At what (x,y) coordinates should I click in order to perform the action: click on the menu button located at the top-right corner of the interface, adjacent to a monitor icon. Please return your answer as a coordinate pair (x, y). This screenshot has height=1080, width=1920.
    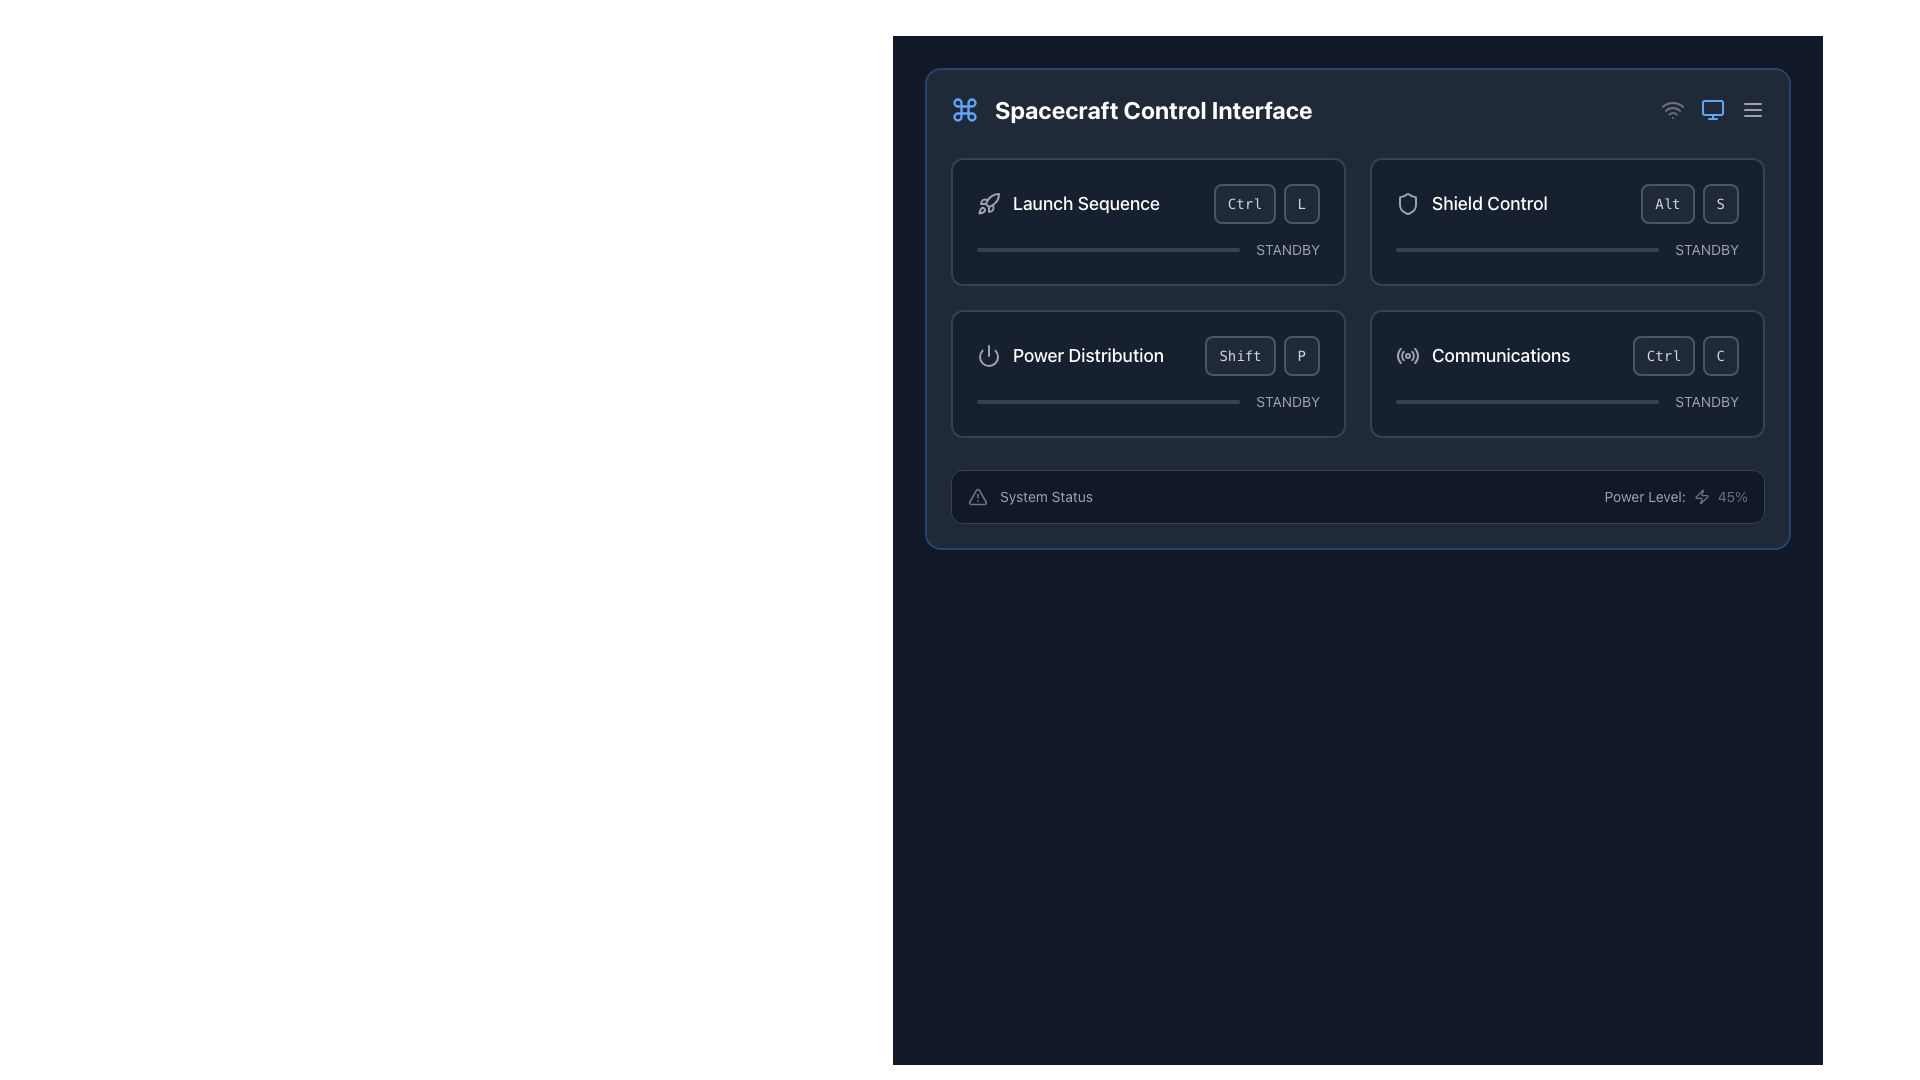
    Looking at the image, I should click on (1751, 110).